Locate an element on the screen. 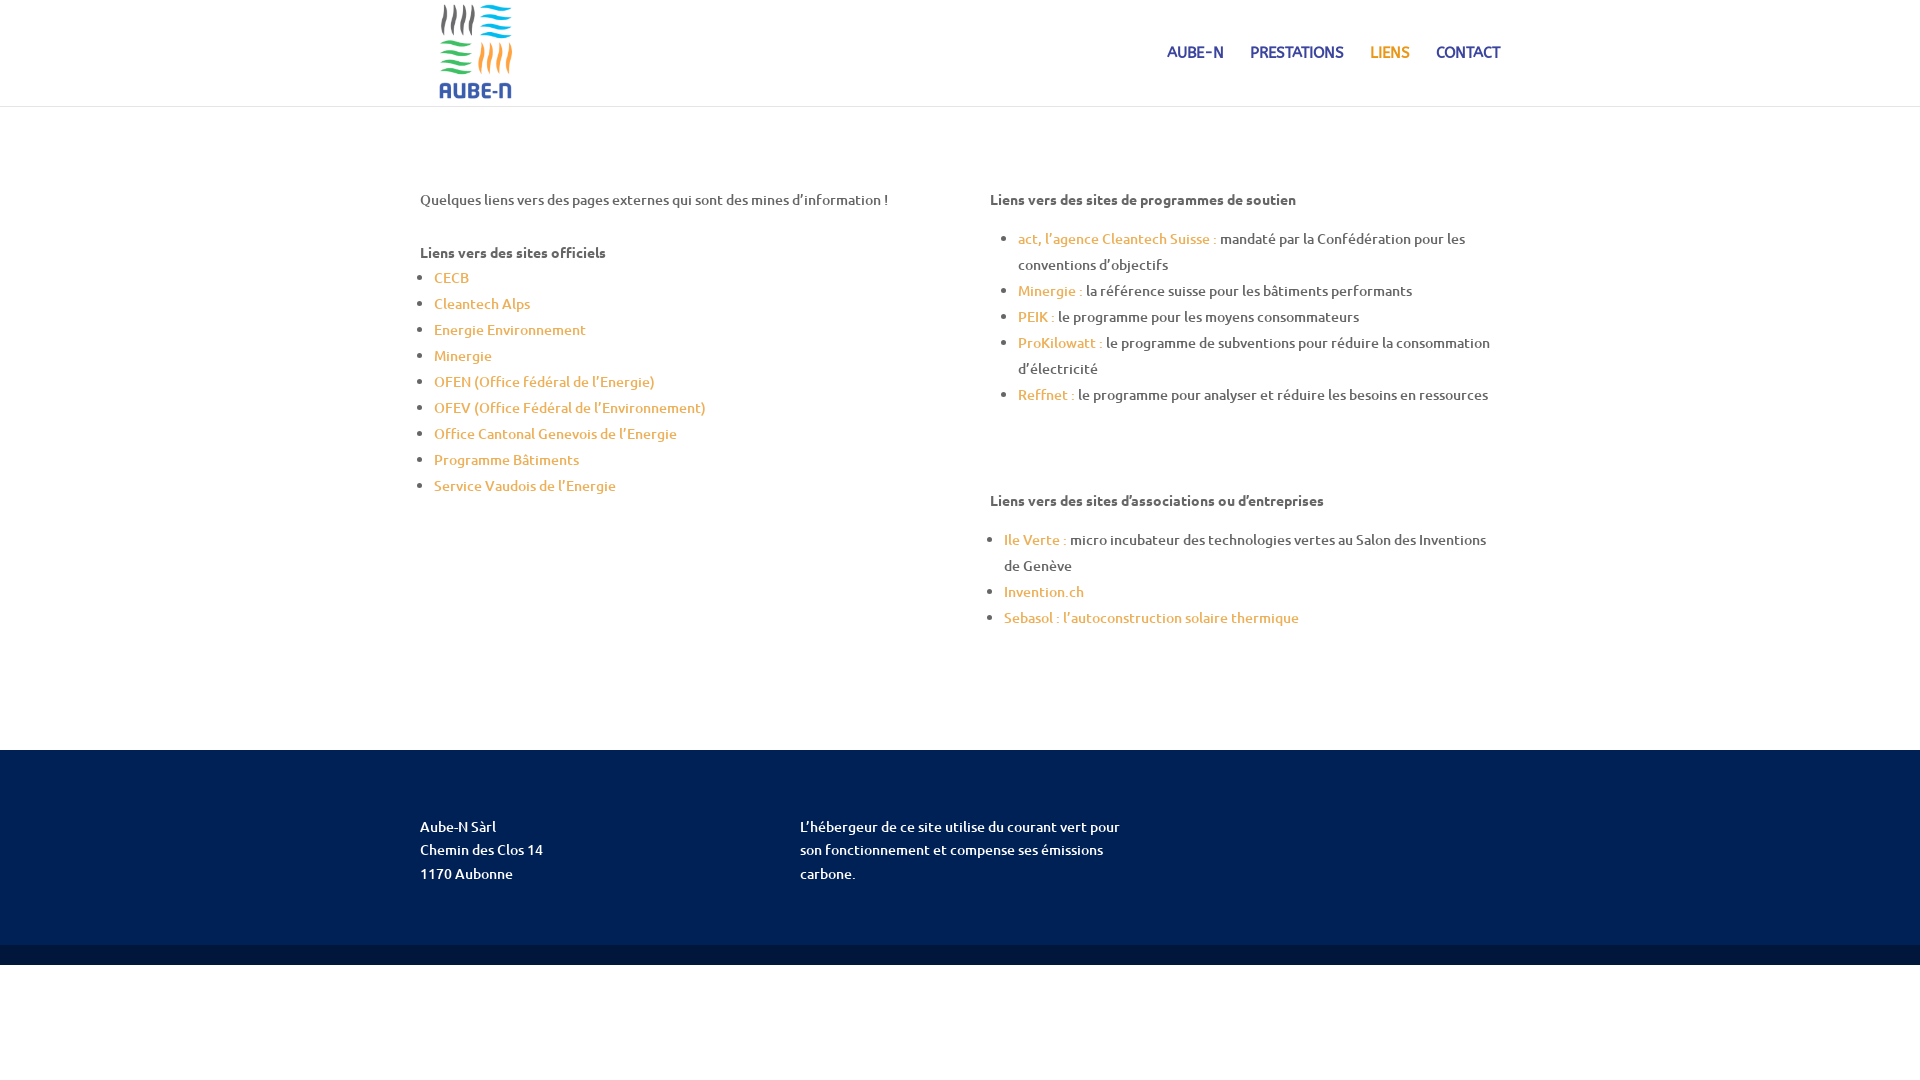 The height and width of the screenshot is (1080, 1920). 'PRESTATIONS' is located at coordinates (1296, 75).